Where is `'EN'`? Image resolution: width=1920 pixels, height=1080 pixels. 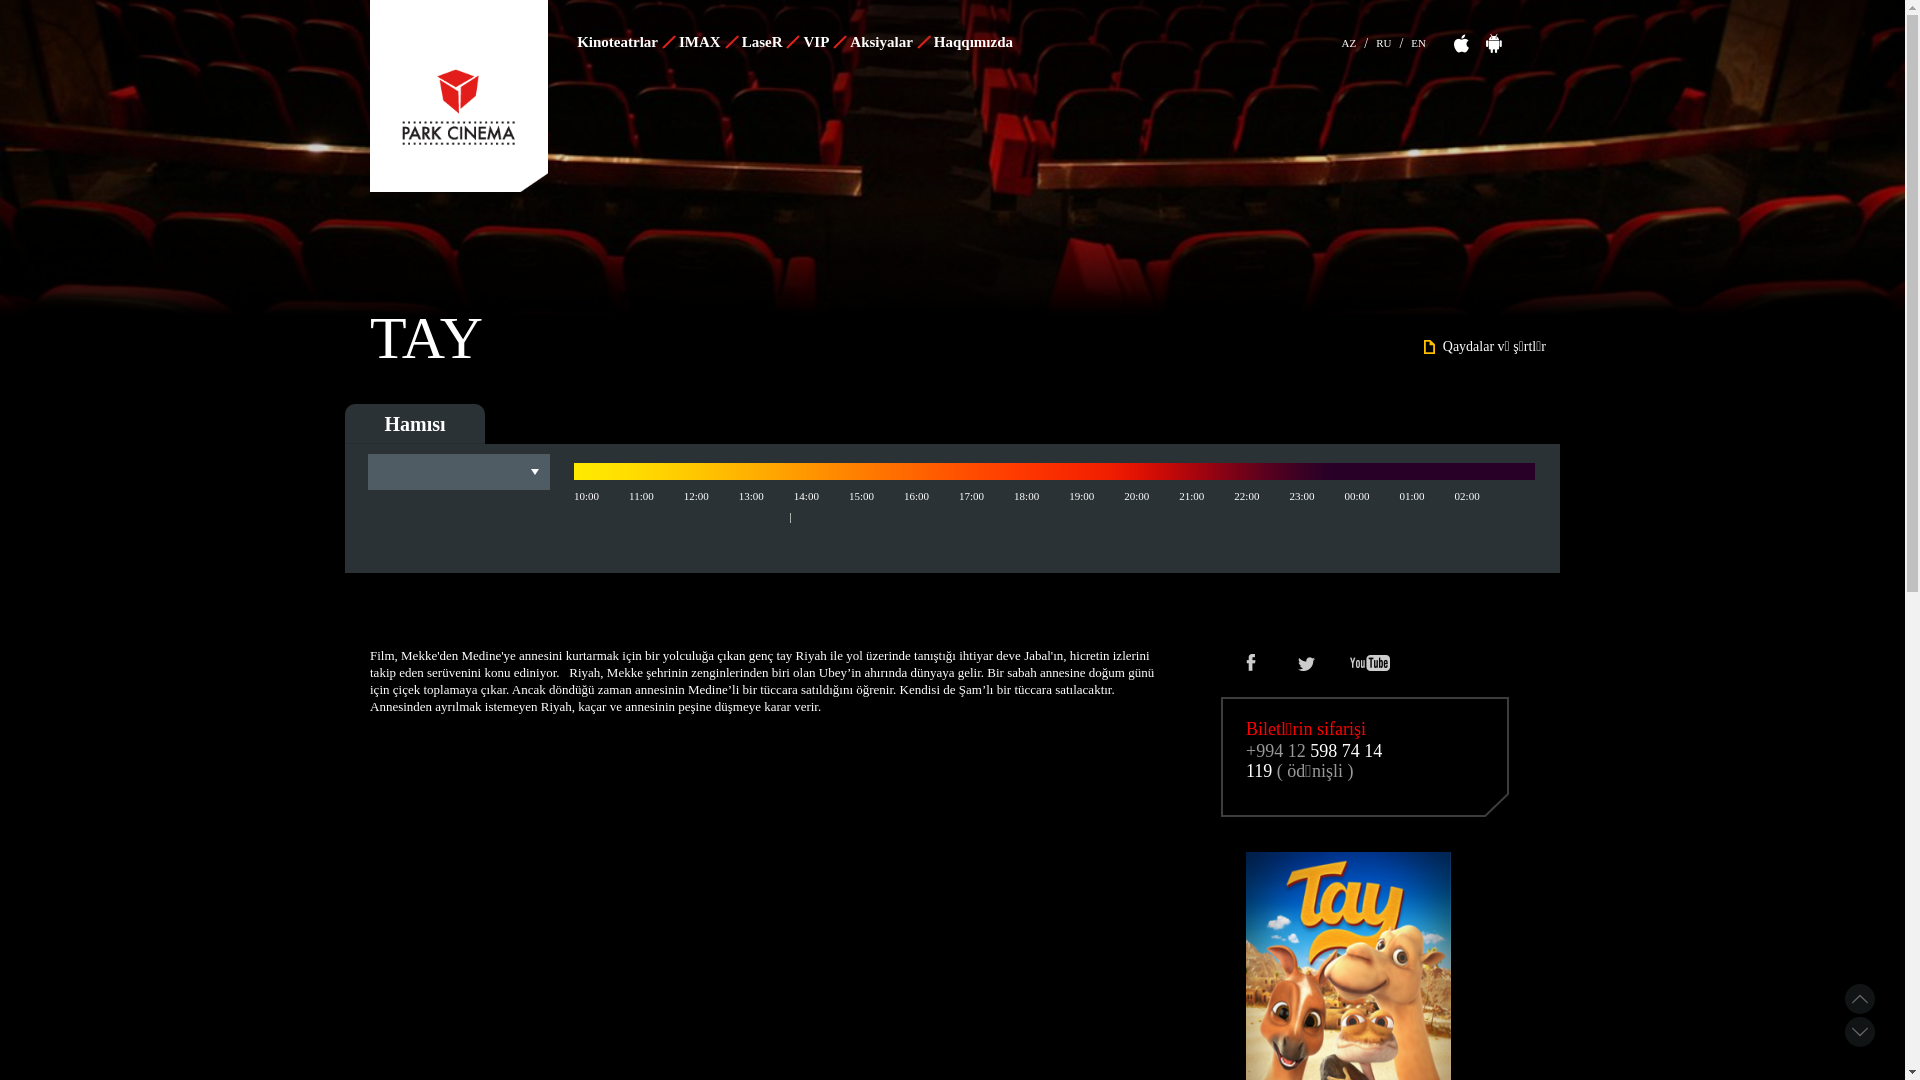
'EN' is located at coordinates (1417, 40).